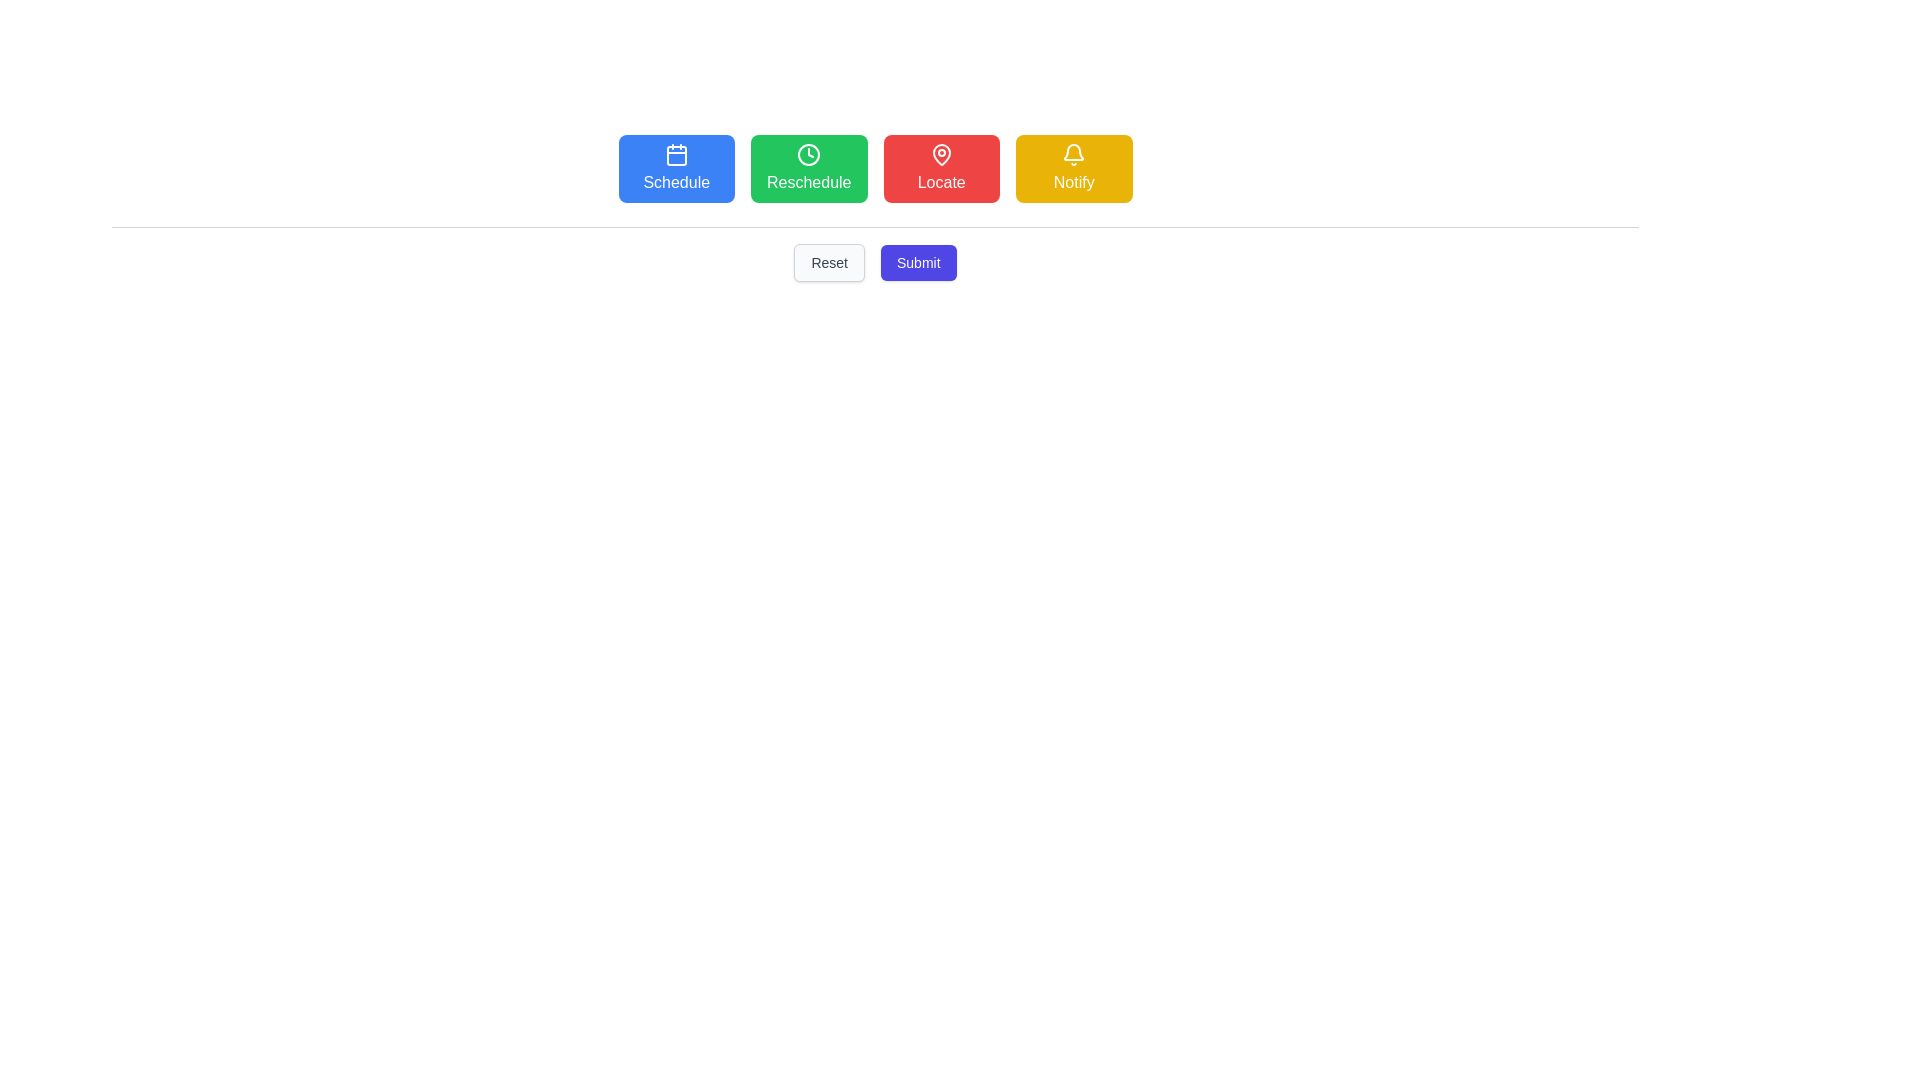 The image size is (1920, 1080). What do you see at coordinates (940, 153) in the screenshot?
I see `the minimalist white pin icon with thin, rounded outlines on a red circular background, which is centered within the 'Locate' button` at bounding box center [940, 153].